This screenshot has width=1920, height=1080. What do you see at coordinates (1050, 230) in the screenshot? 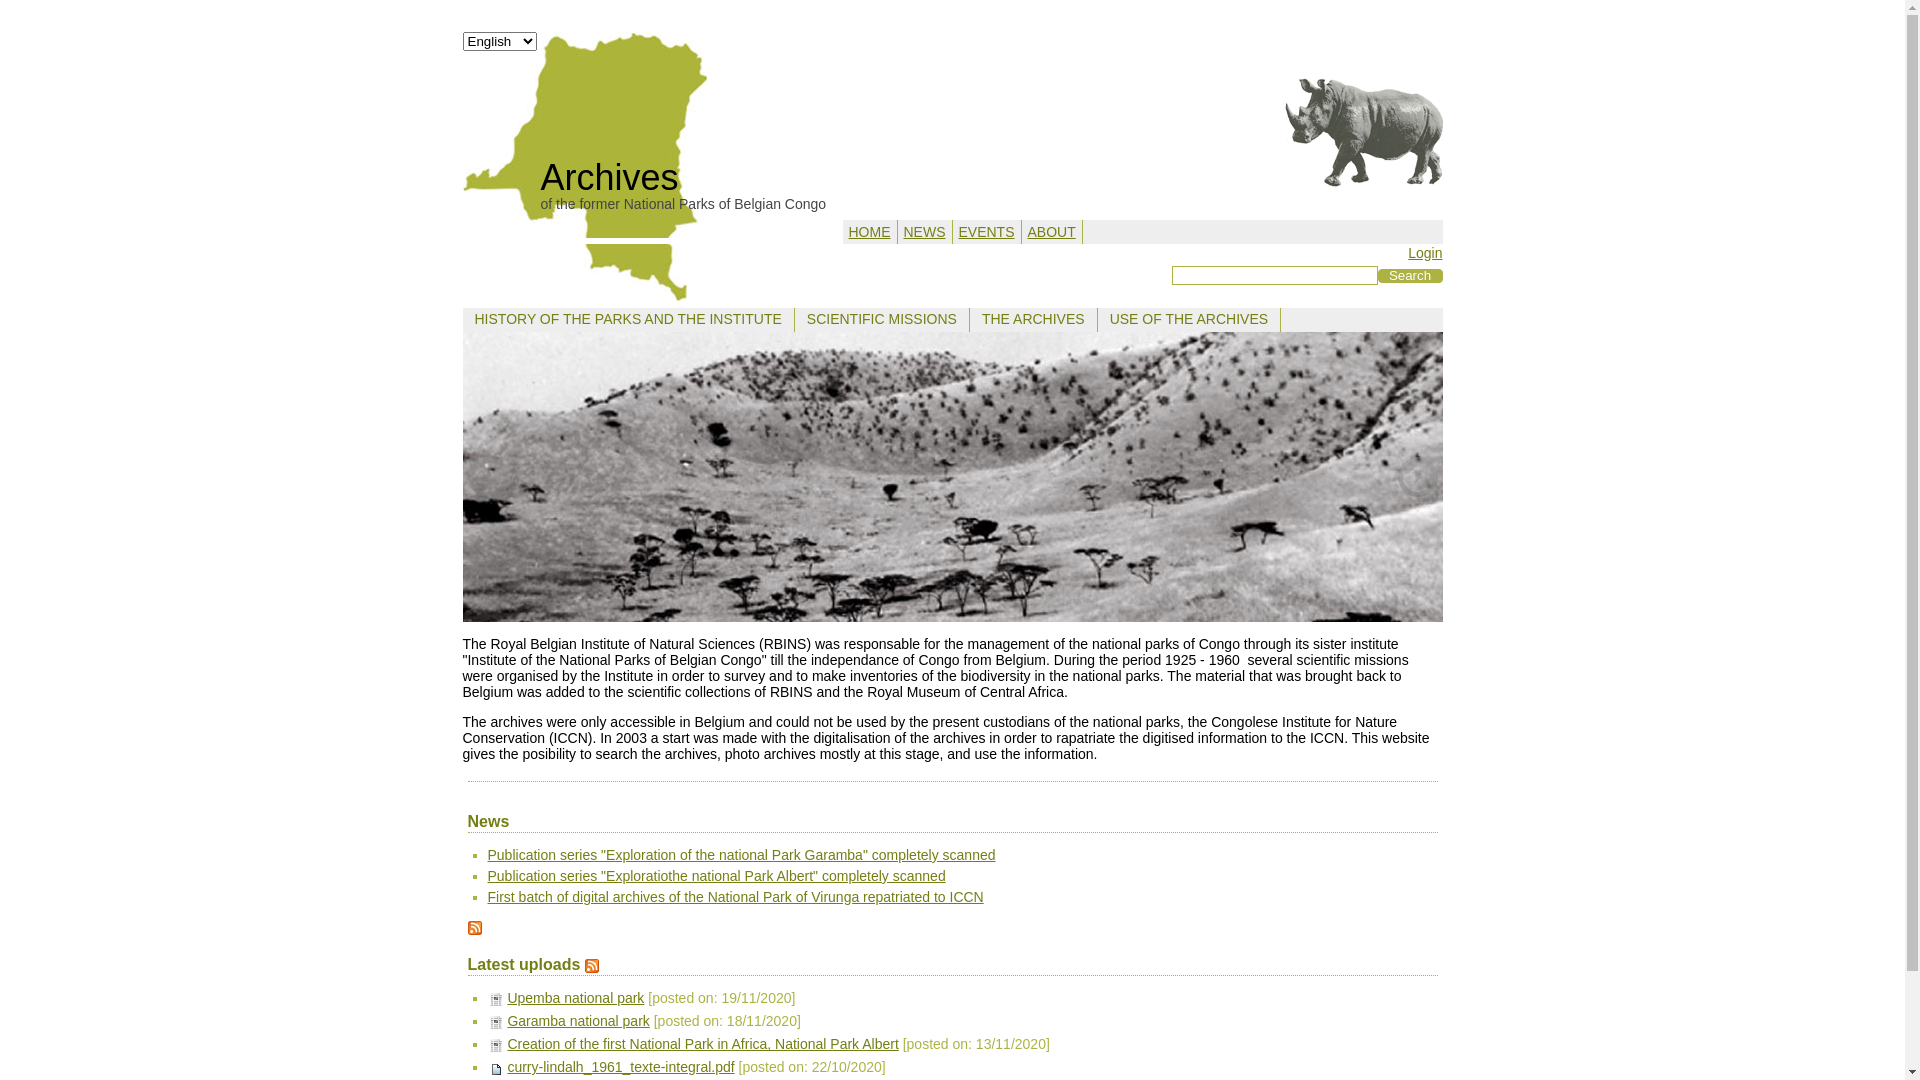
I see `'ABOUT'` at bounding box center [1050, 230].